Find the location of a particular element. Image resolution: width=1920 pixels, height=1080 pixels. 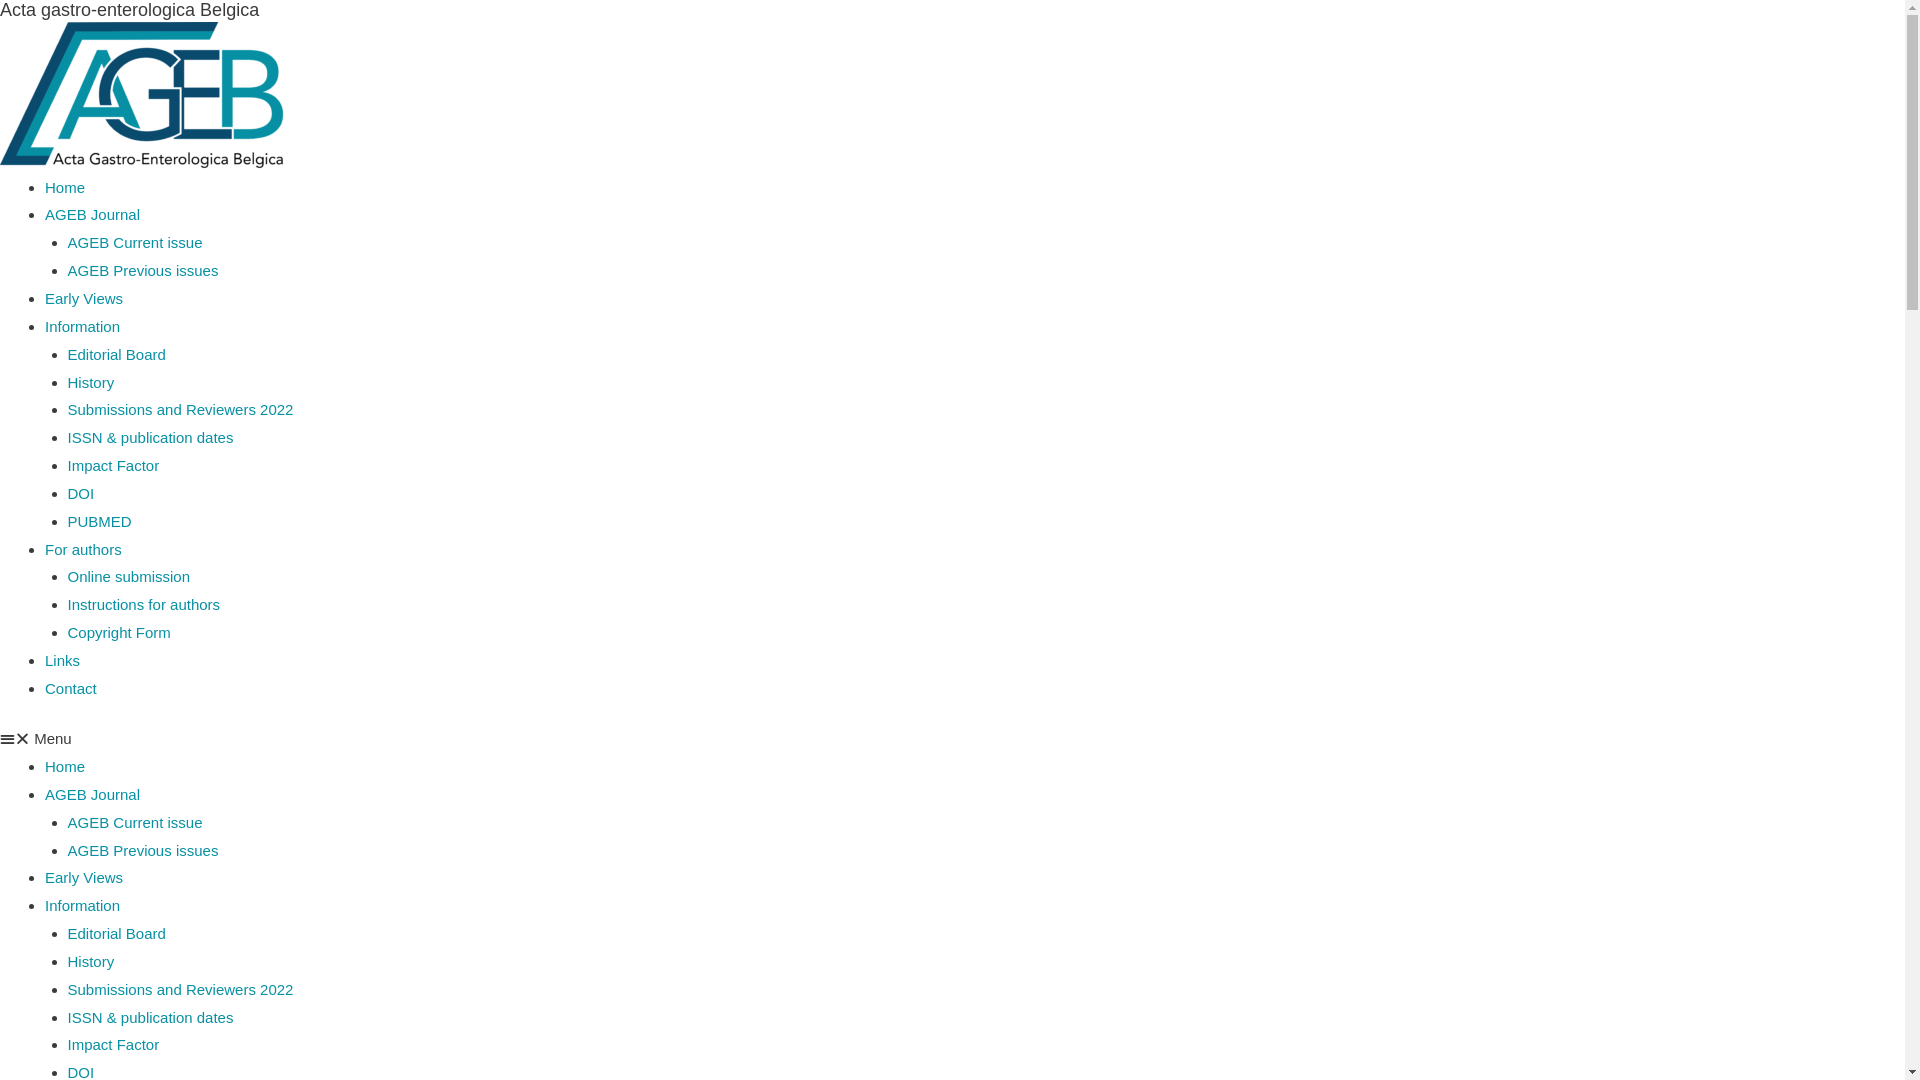

'Impact Factor' is located at coordinates (113, 1043).